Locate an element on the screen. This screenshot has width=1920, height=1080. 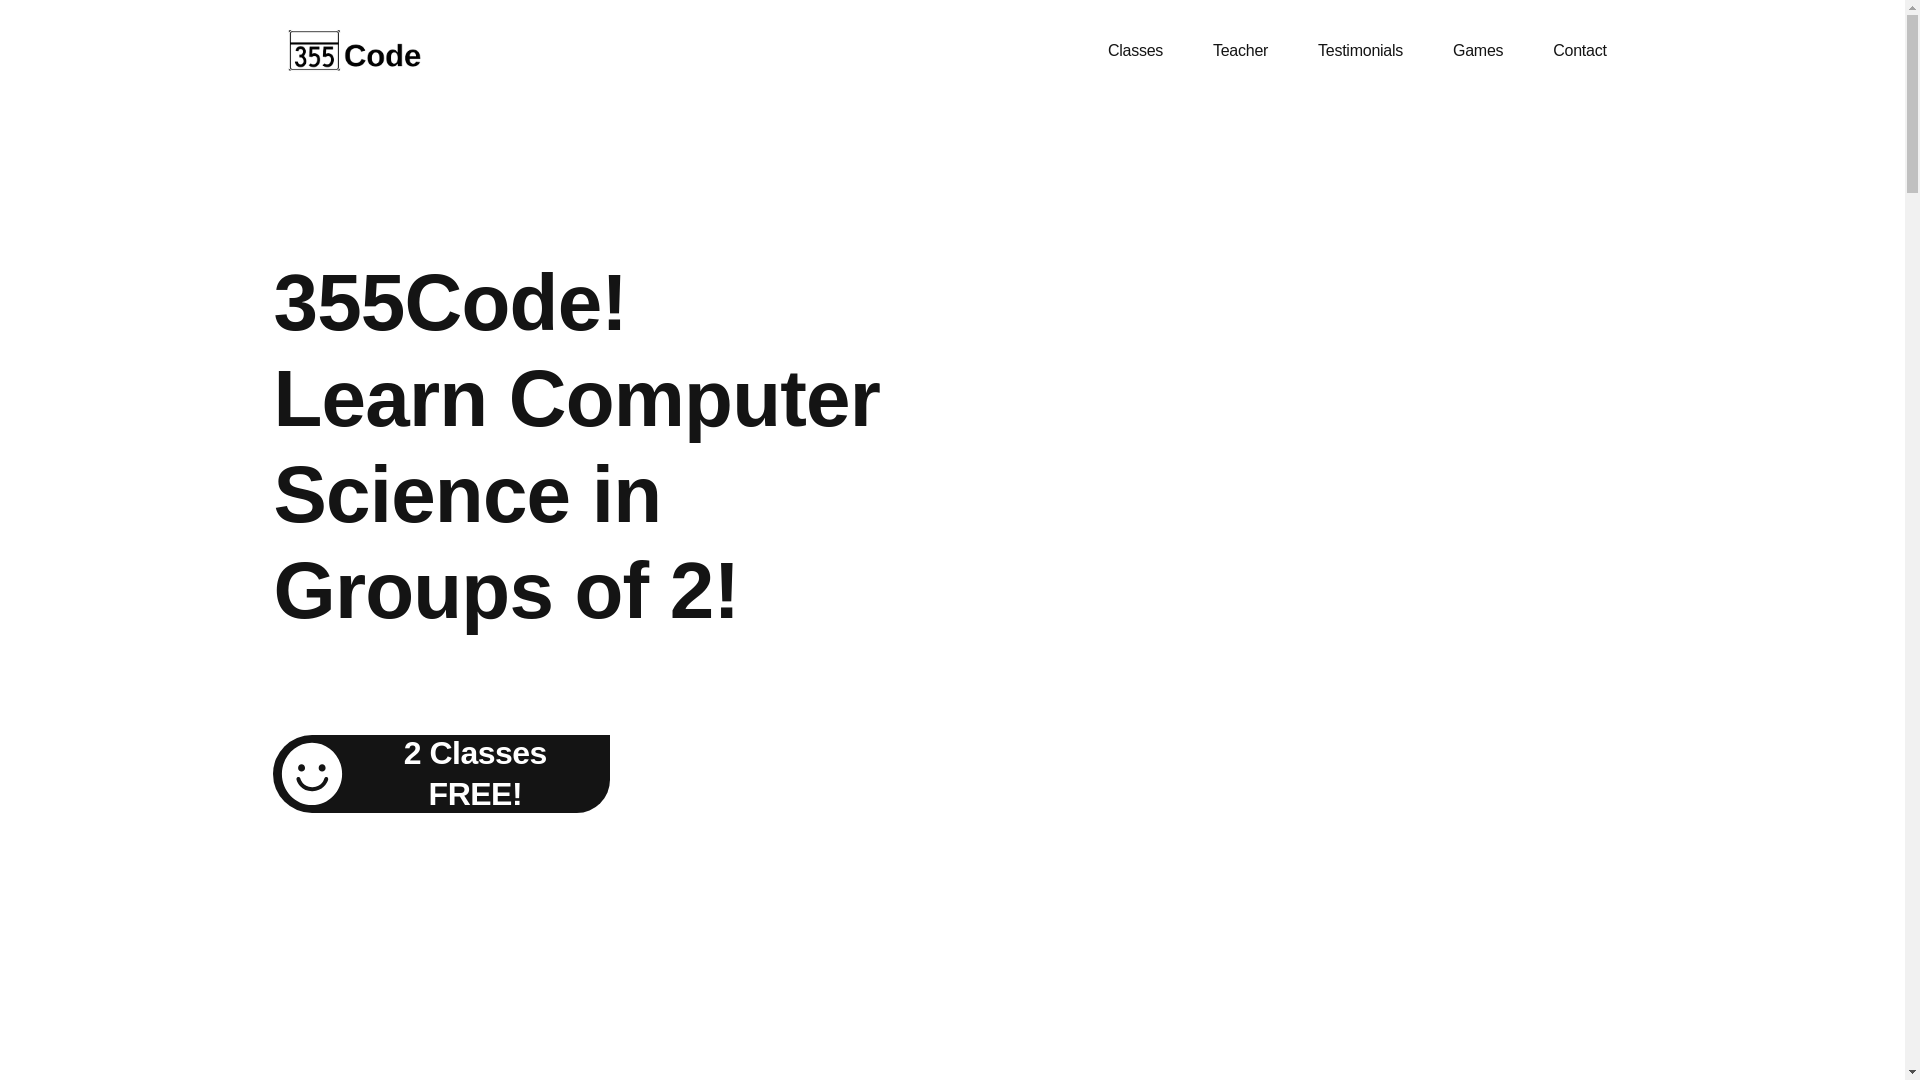
'Classes' is located at coordinates (1135, 49).